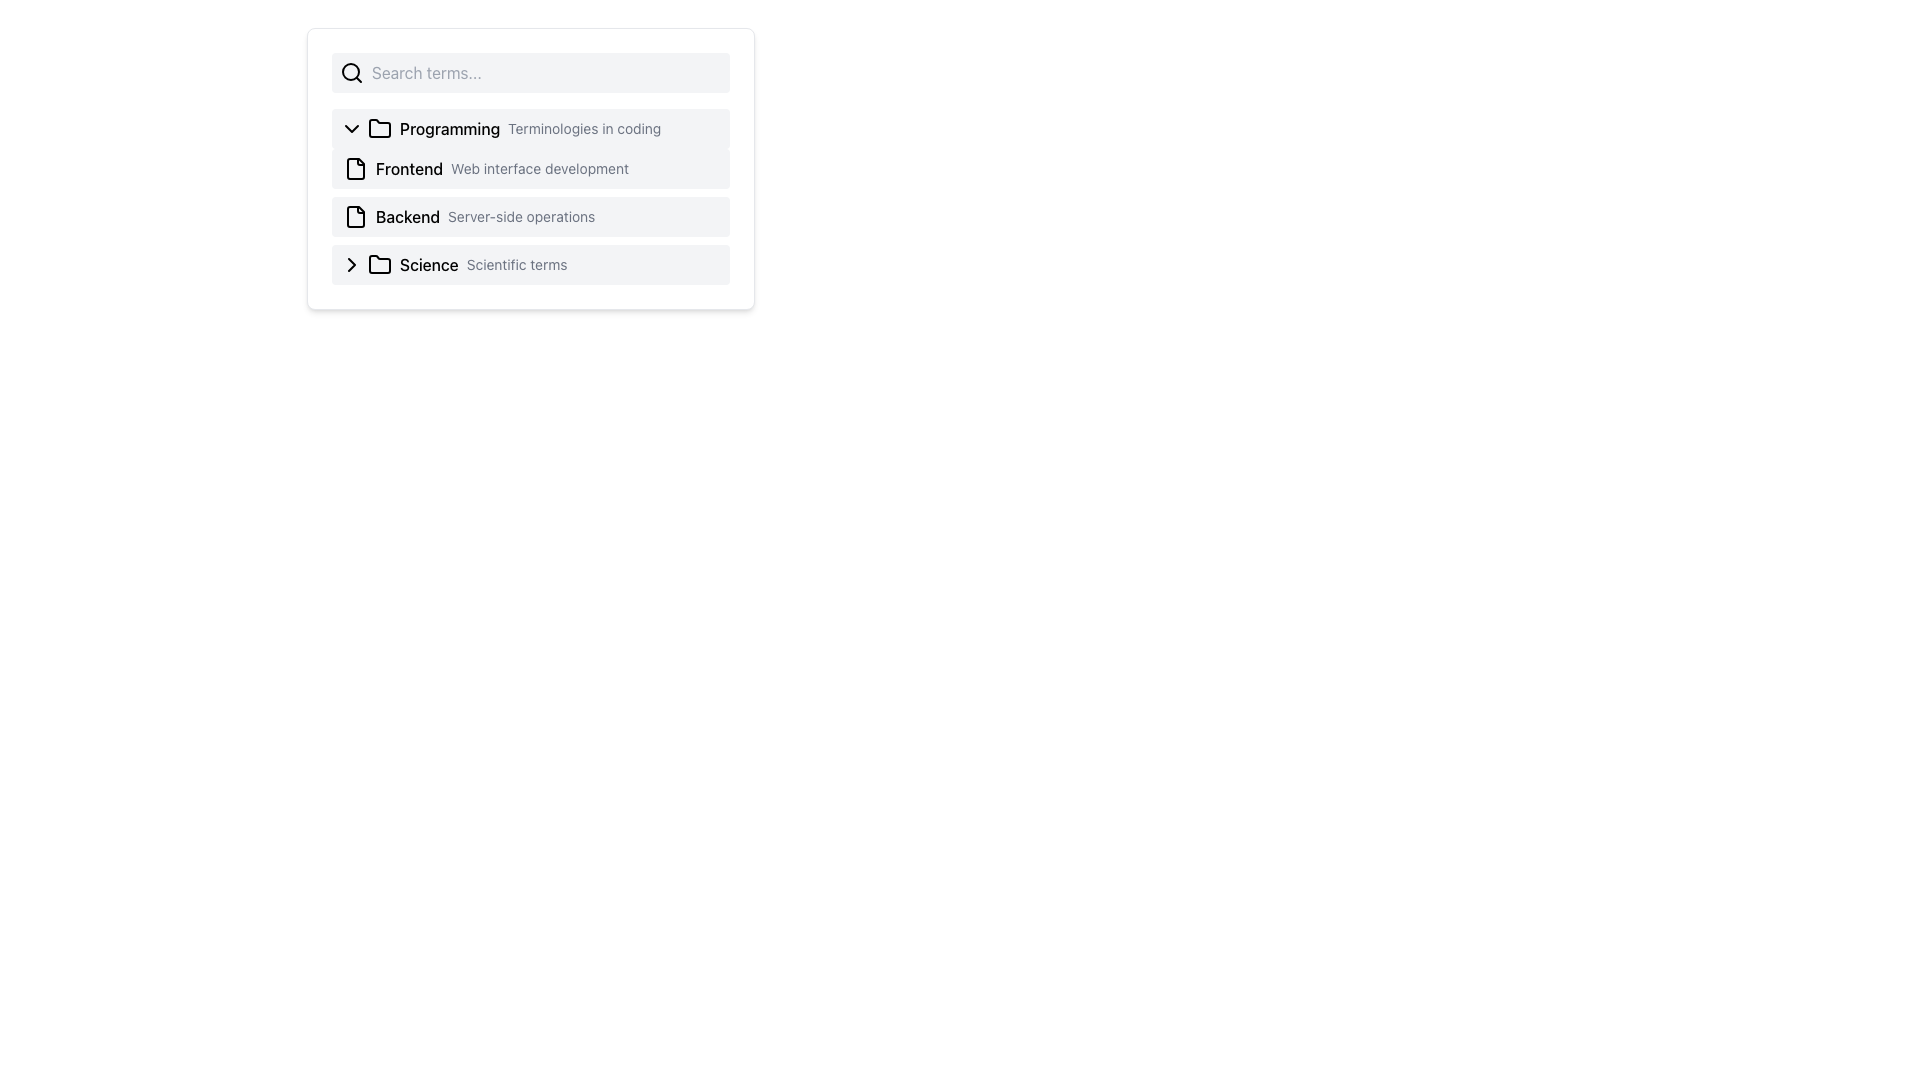 Image resolution: width=1920 pixels, height=1080 pixels. I want to click on to select the first list item under the 'Programming' category, which displays a document icon and the text 'Frontend' in bold, followed by 'Web interface development', so click(531, 168).